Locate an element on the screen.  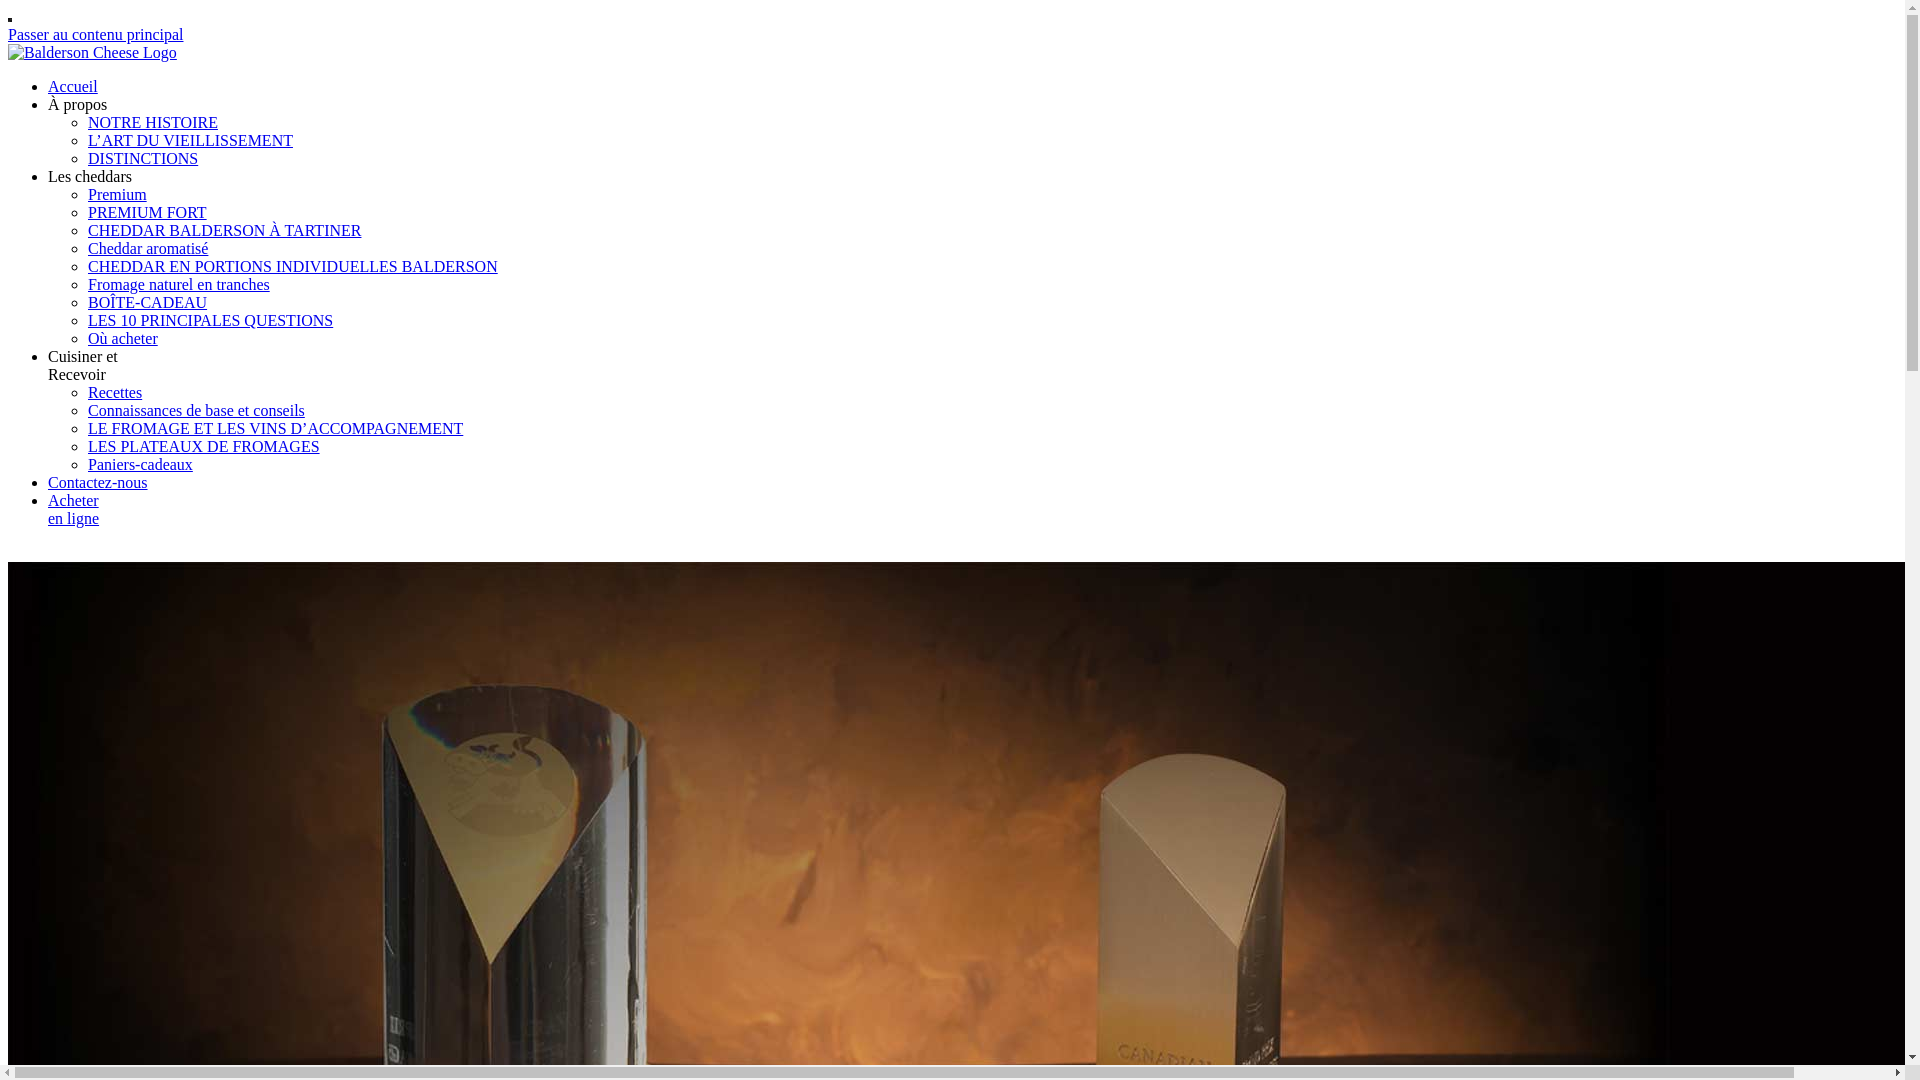
'Paniers-cadeaux' is located at coordinates (139, 464).